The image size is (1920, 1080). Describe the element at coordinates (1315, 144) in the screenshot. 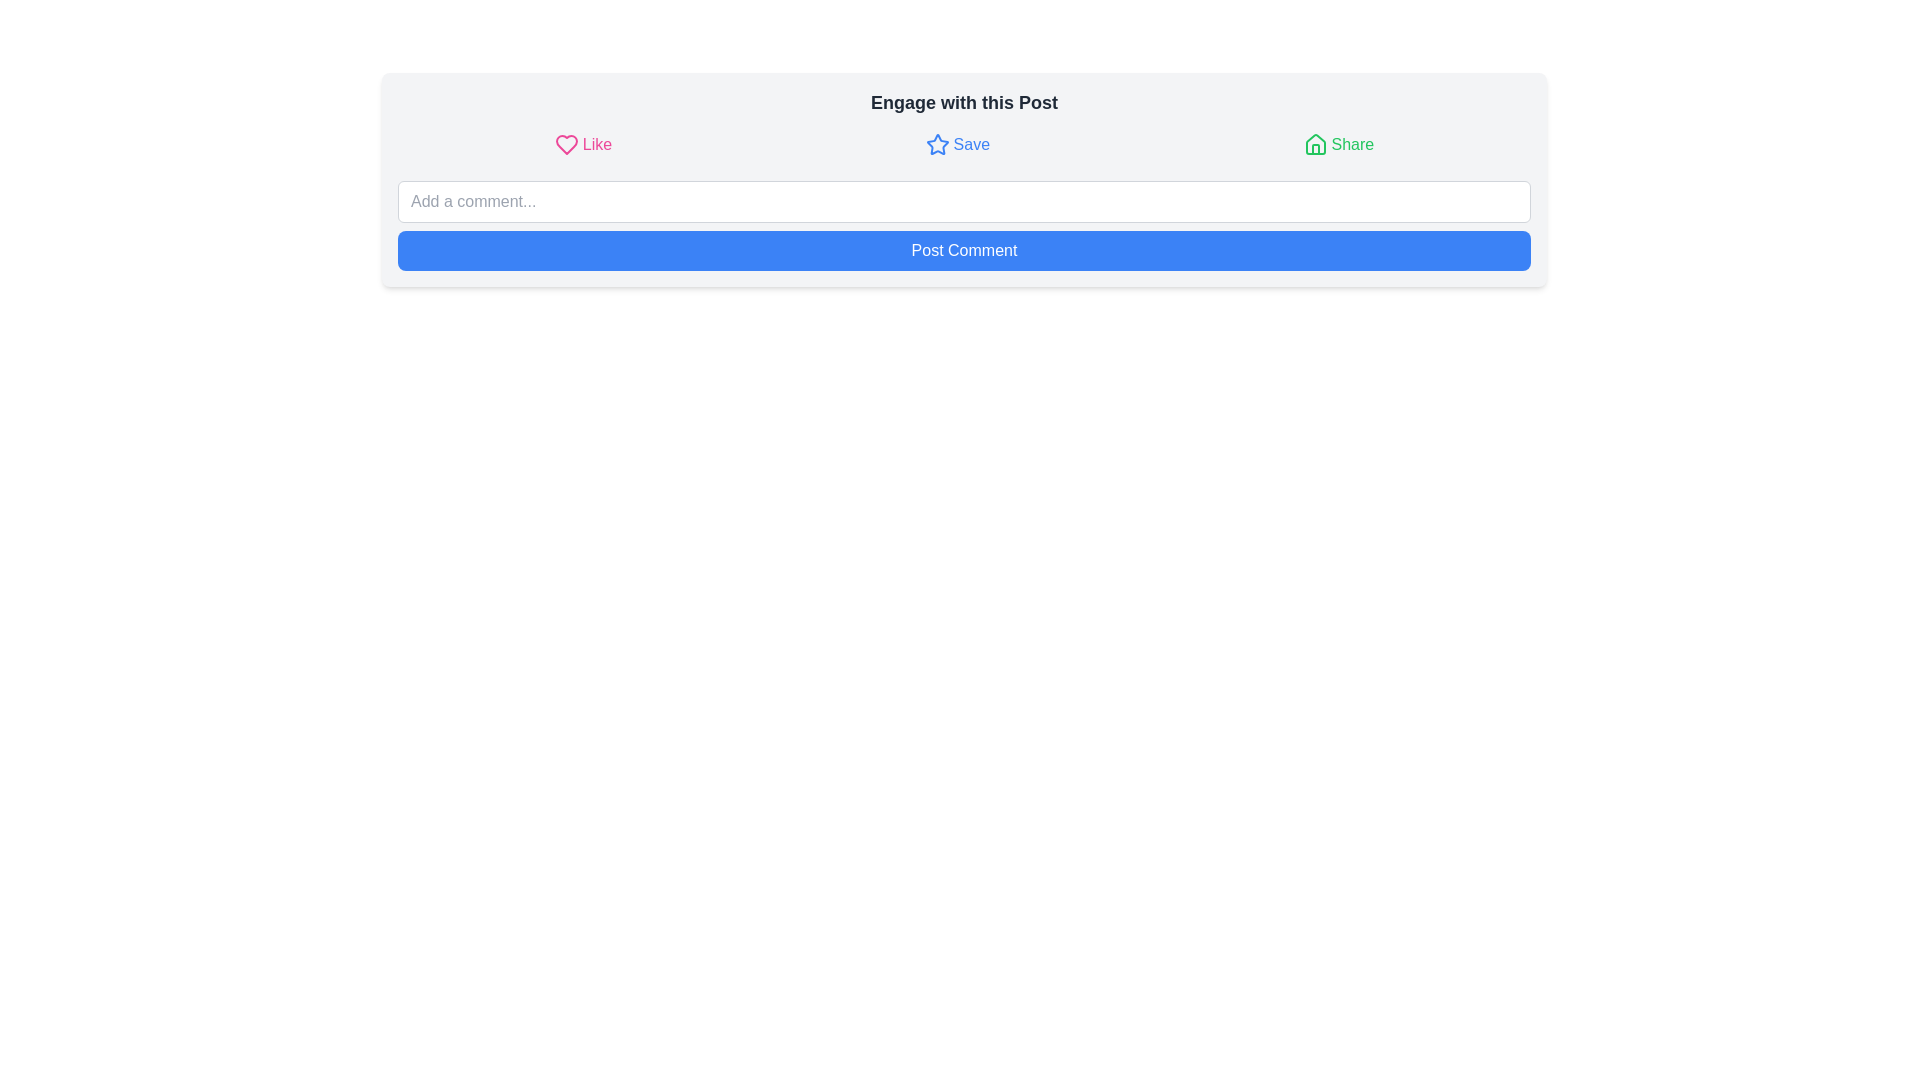

I see `the house icon with a greenish tint located in the 'Share' button group` at that location.